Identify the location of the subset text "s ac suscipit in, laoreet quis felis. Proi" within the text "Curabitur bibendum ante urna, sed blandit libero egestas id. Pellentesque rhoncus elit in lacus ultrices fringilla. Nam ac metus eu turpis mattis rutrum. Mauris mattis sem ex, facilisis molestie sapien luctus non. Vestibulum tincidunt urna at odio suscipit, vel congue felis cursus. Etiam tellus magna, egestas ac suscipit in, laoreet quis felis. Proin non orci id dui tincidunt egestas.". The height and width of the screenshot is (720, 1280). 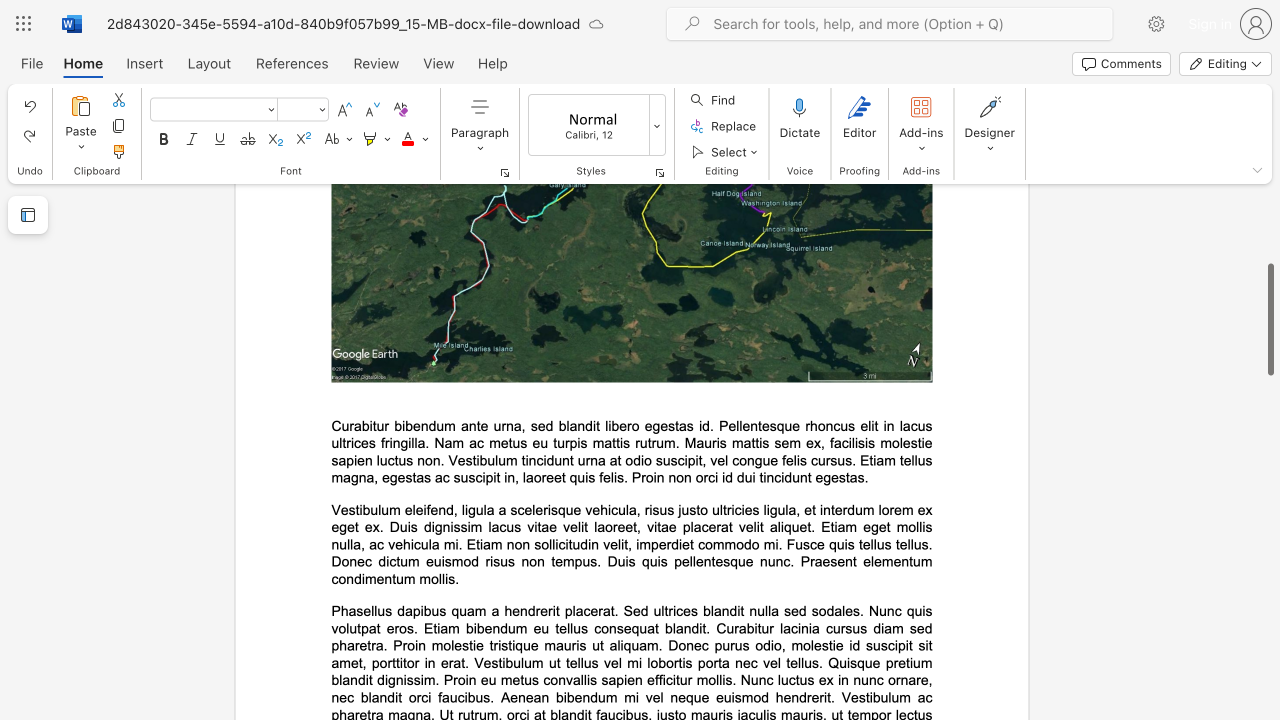
(423, 477).